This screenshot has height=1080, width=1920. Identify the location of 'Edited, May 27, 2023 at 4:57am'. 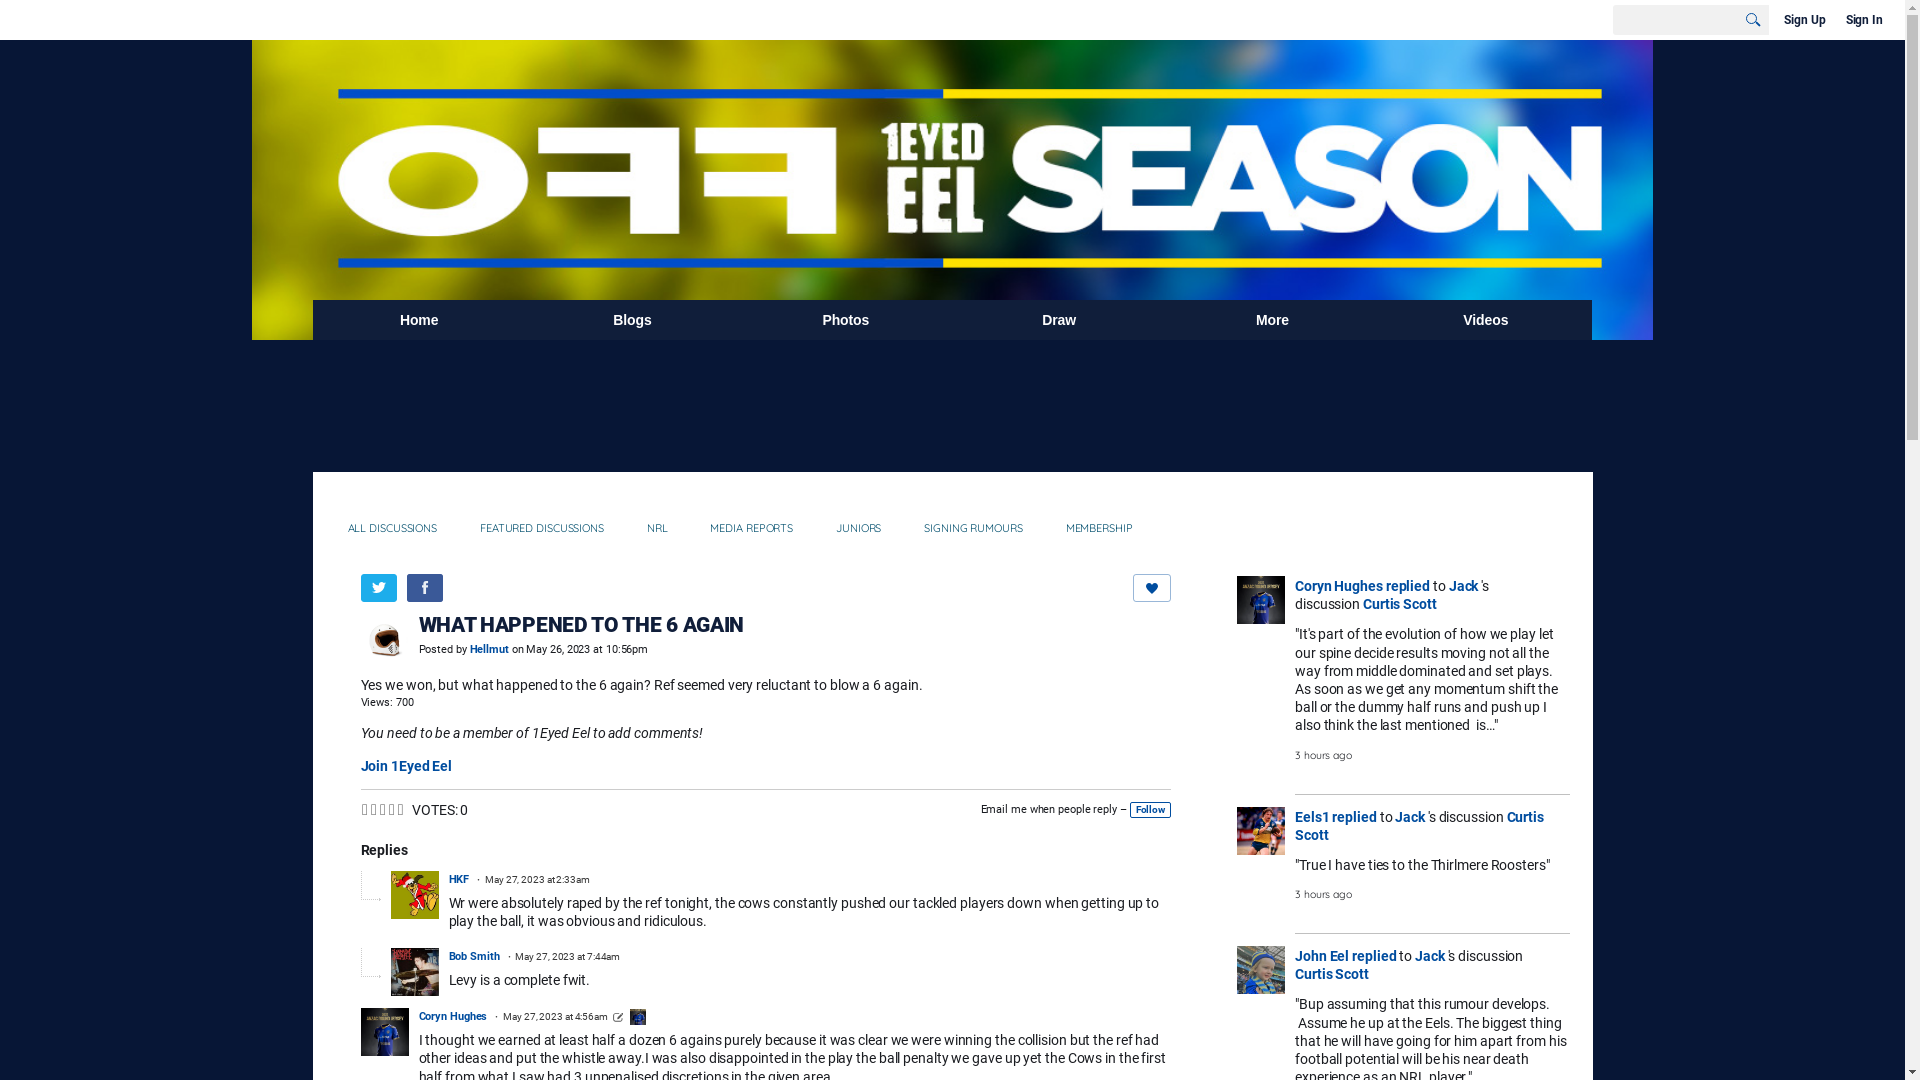
(617, 1017).